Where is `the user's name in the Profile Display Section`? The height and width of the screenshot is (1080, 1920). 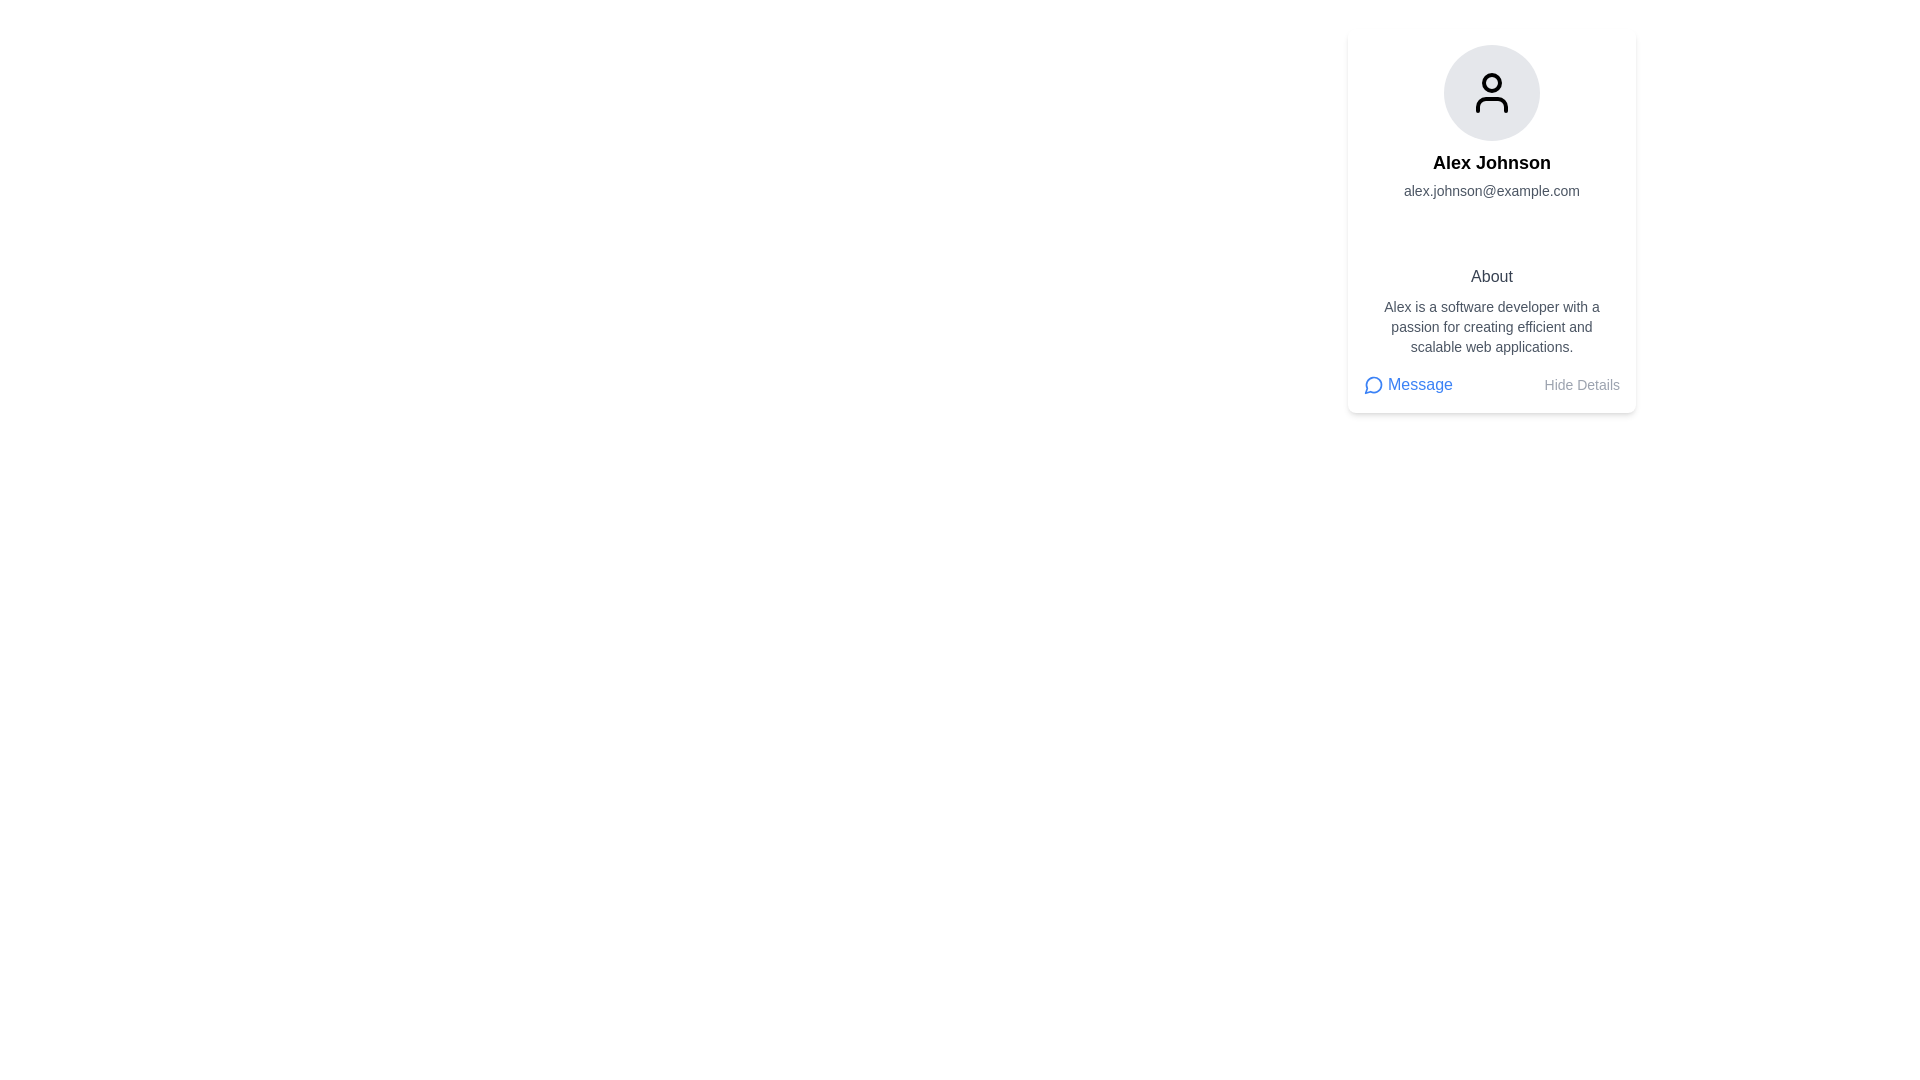 the user's name in the Profile Display Section is located at coordinates (1492, 145).